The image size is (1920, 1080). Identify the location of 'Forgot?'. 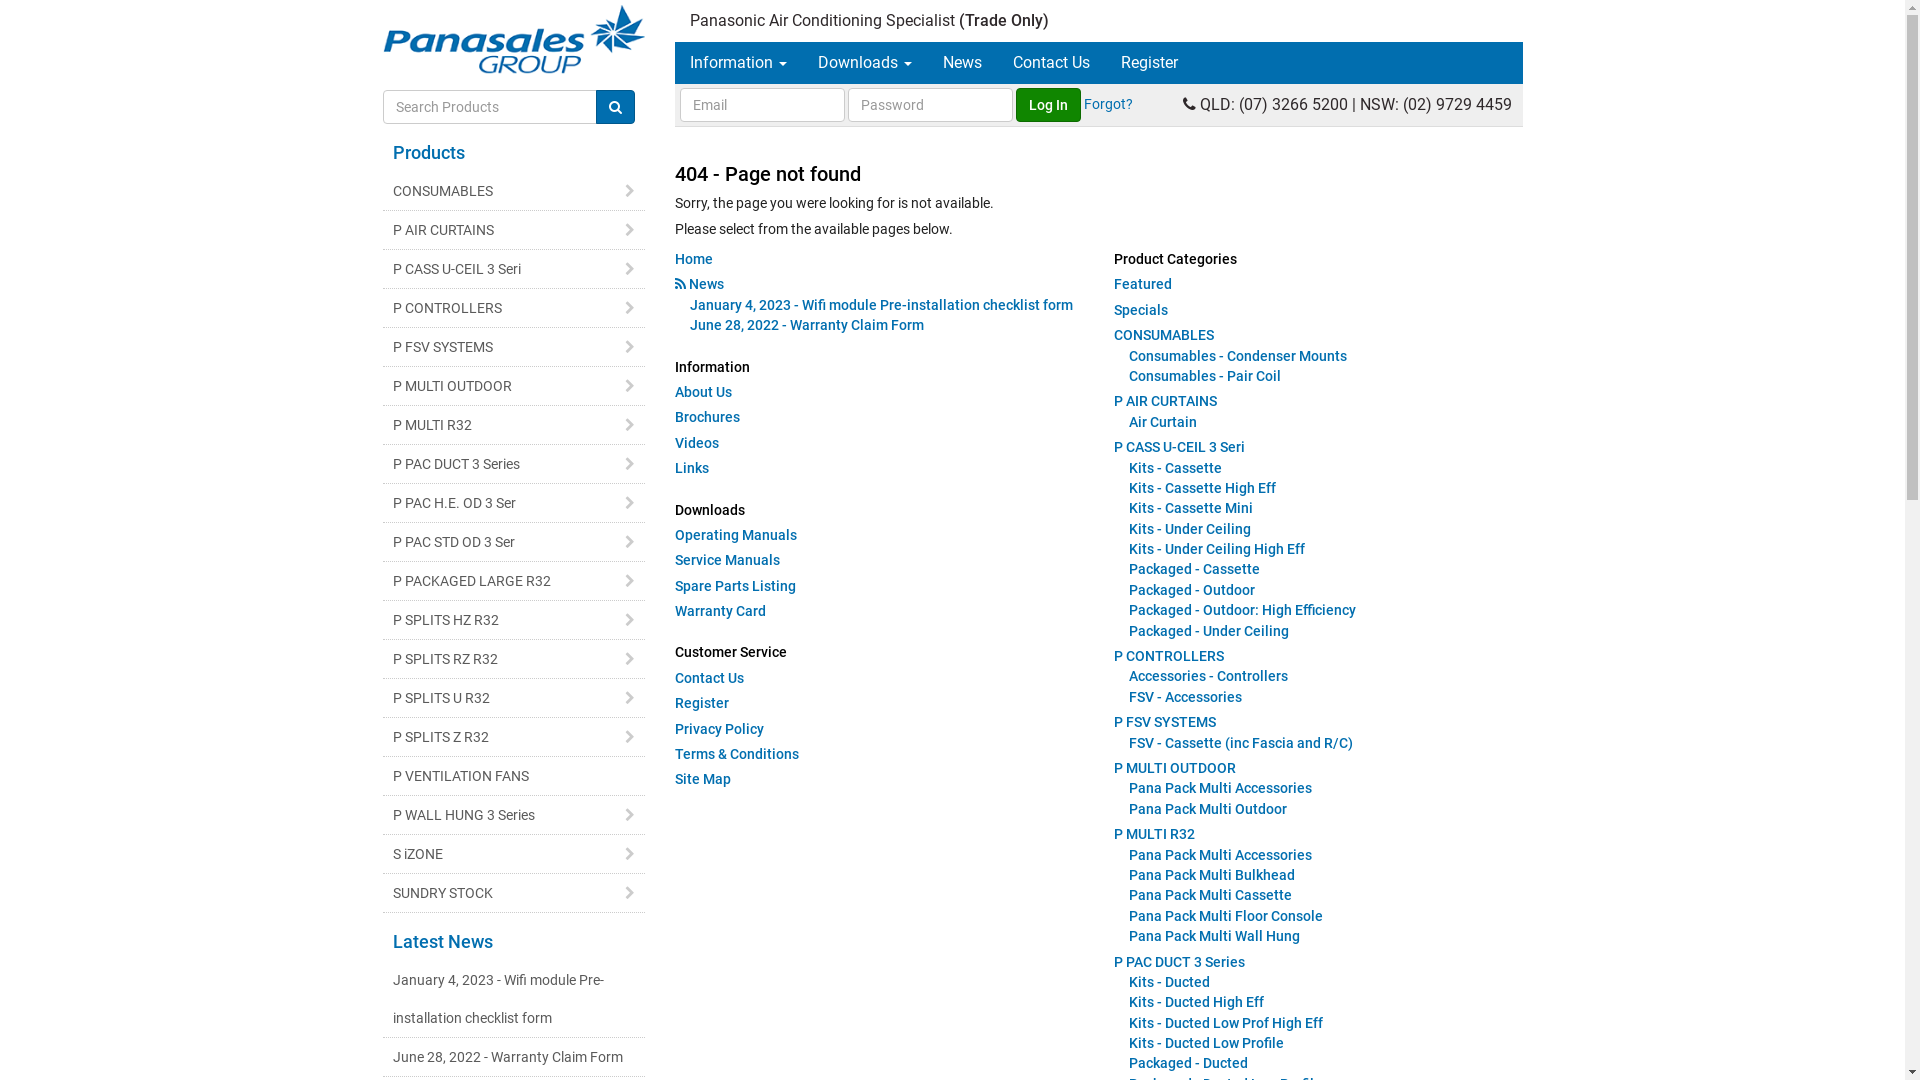
(1107, 104).